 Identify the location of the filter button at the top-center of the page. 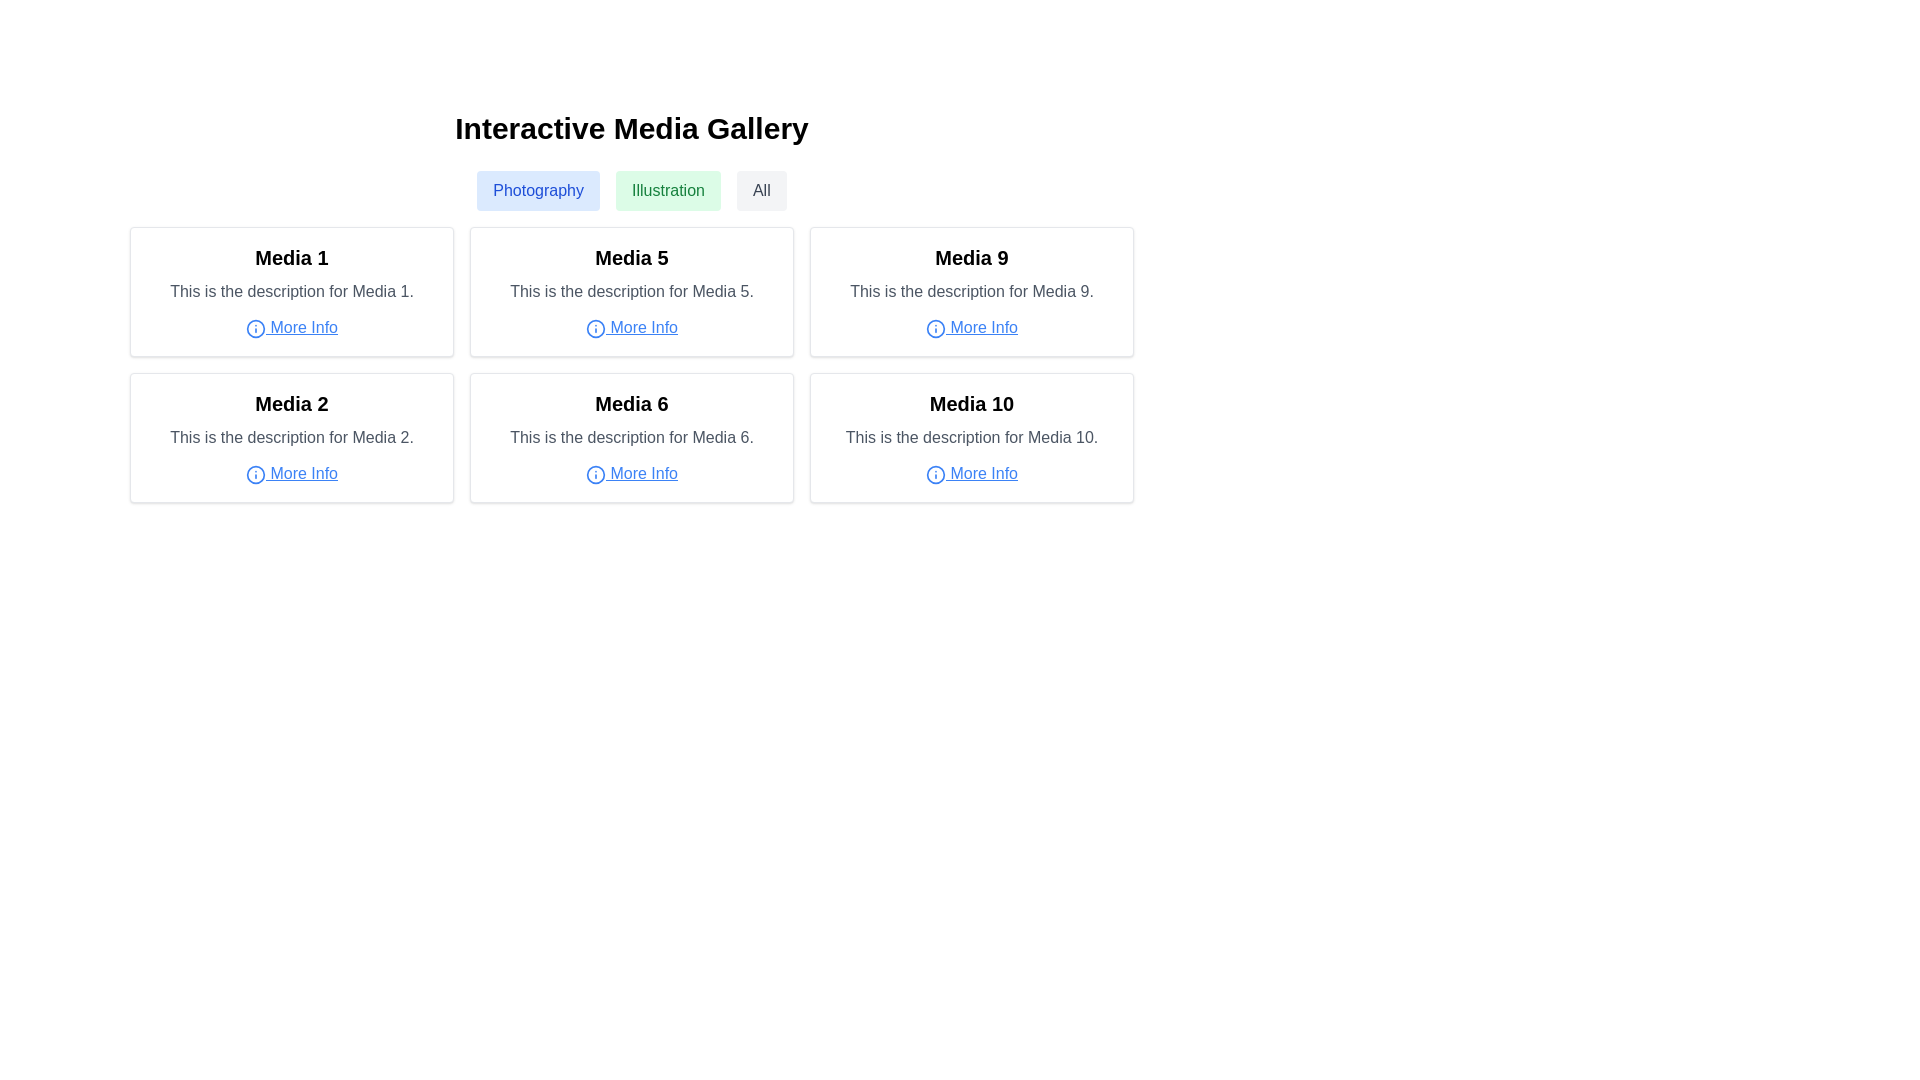
(538, 191).